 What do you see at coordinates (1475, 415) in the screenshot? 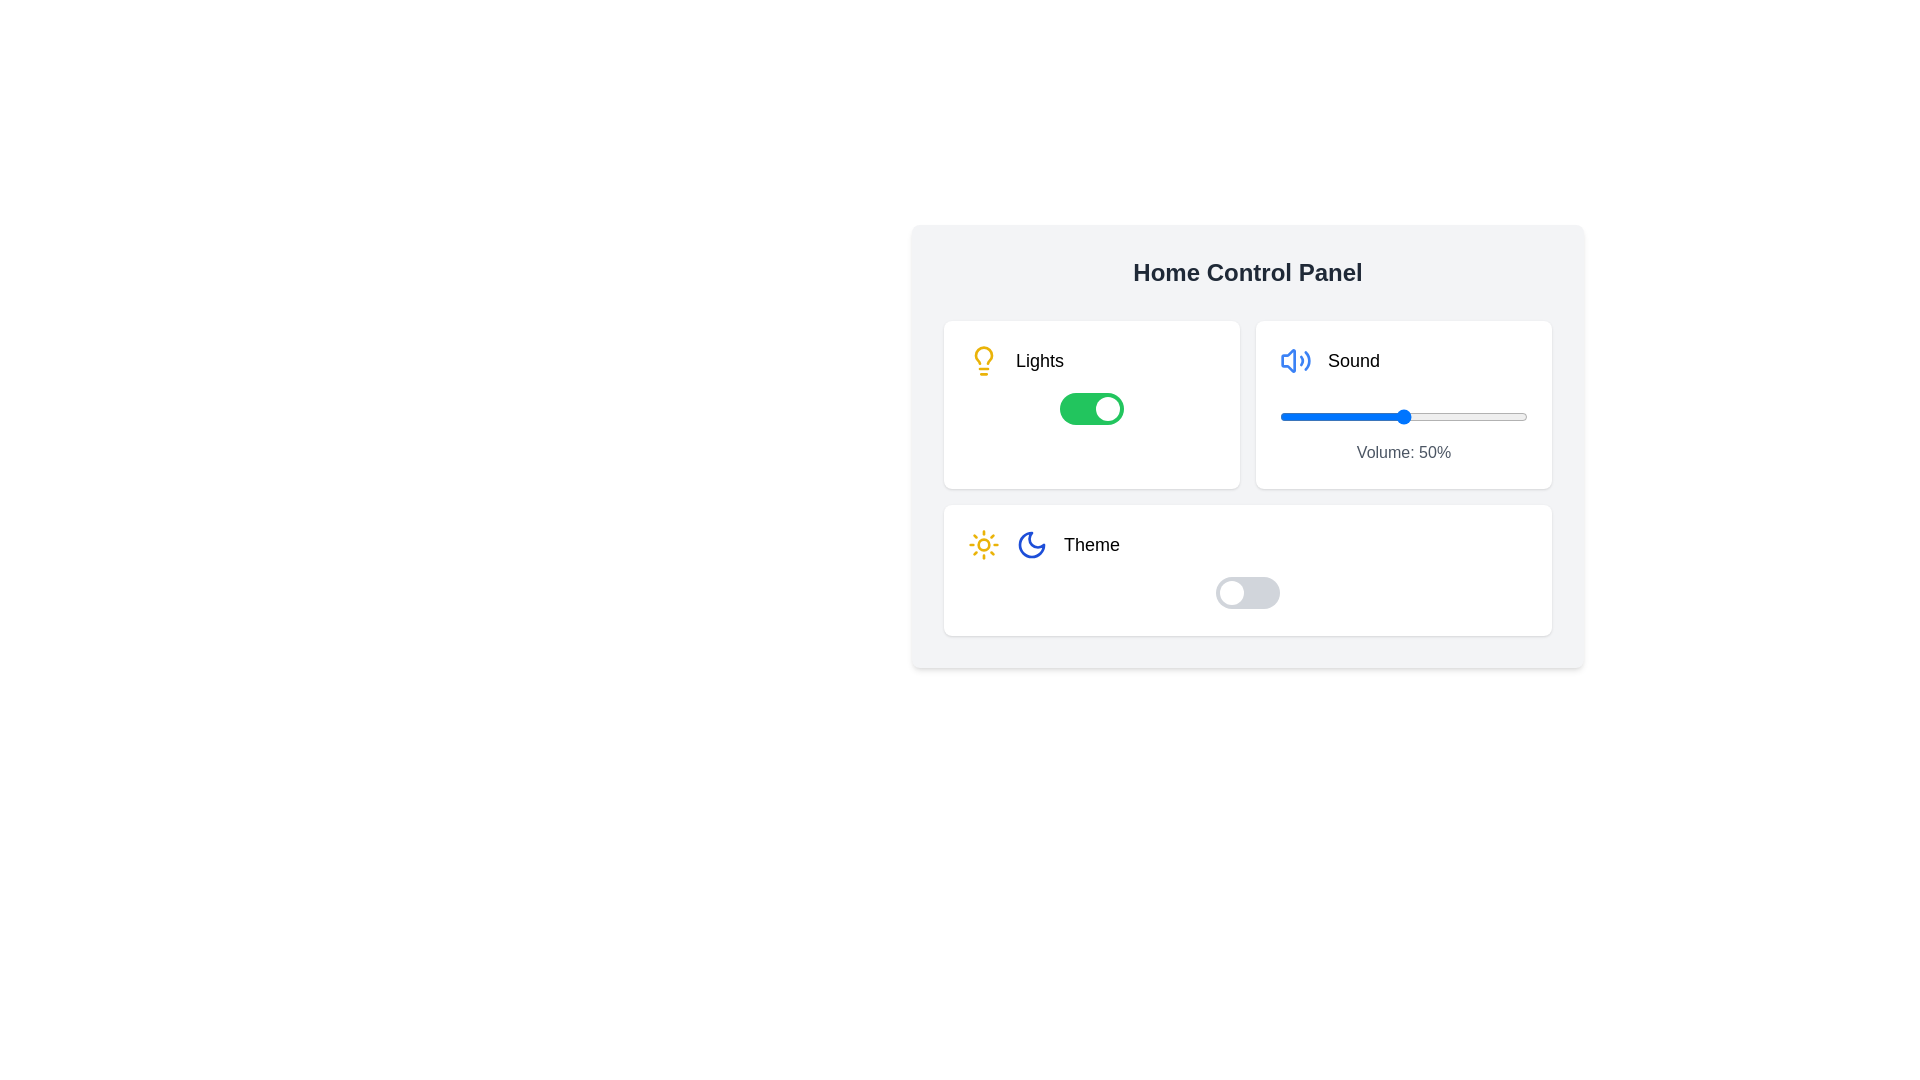
I see `the volume` at bounding box center [1475, 415].